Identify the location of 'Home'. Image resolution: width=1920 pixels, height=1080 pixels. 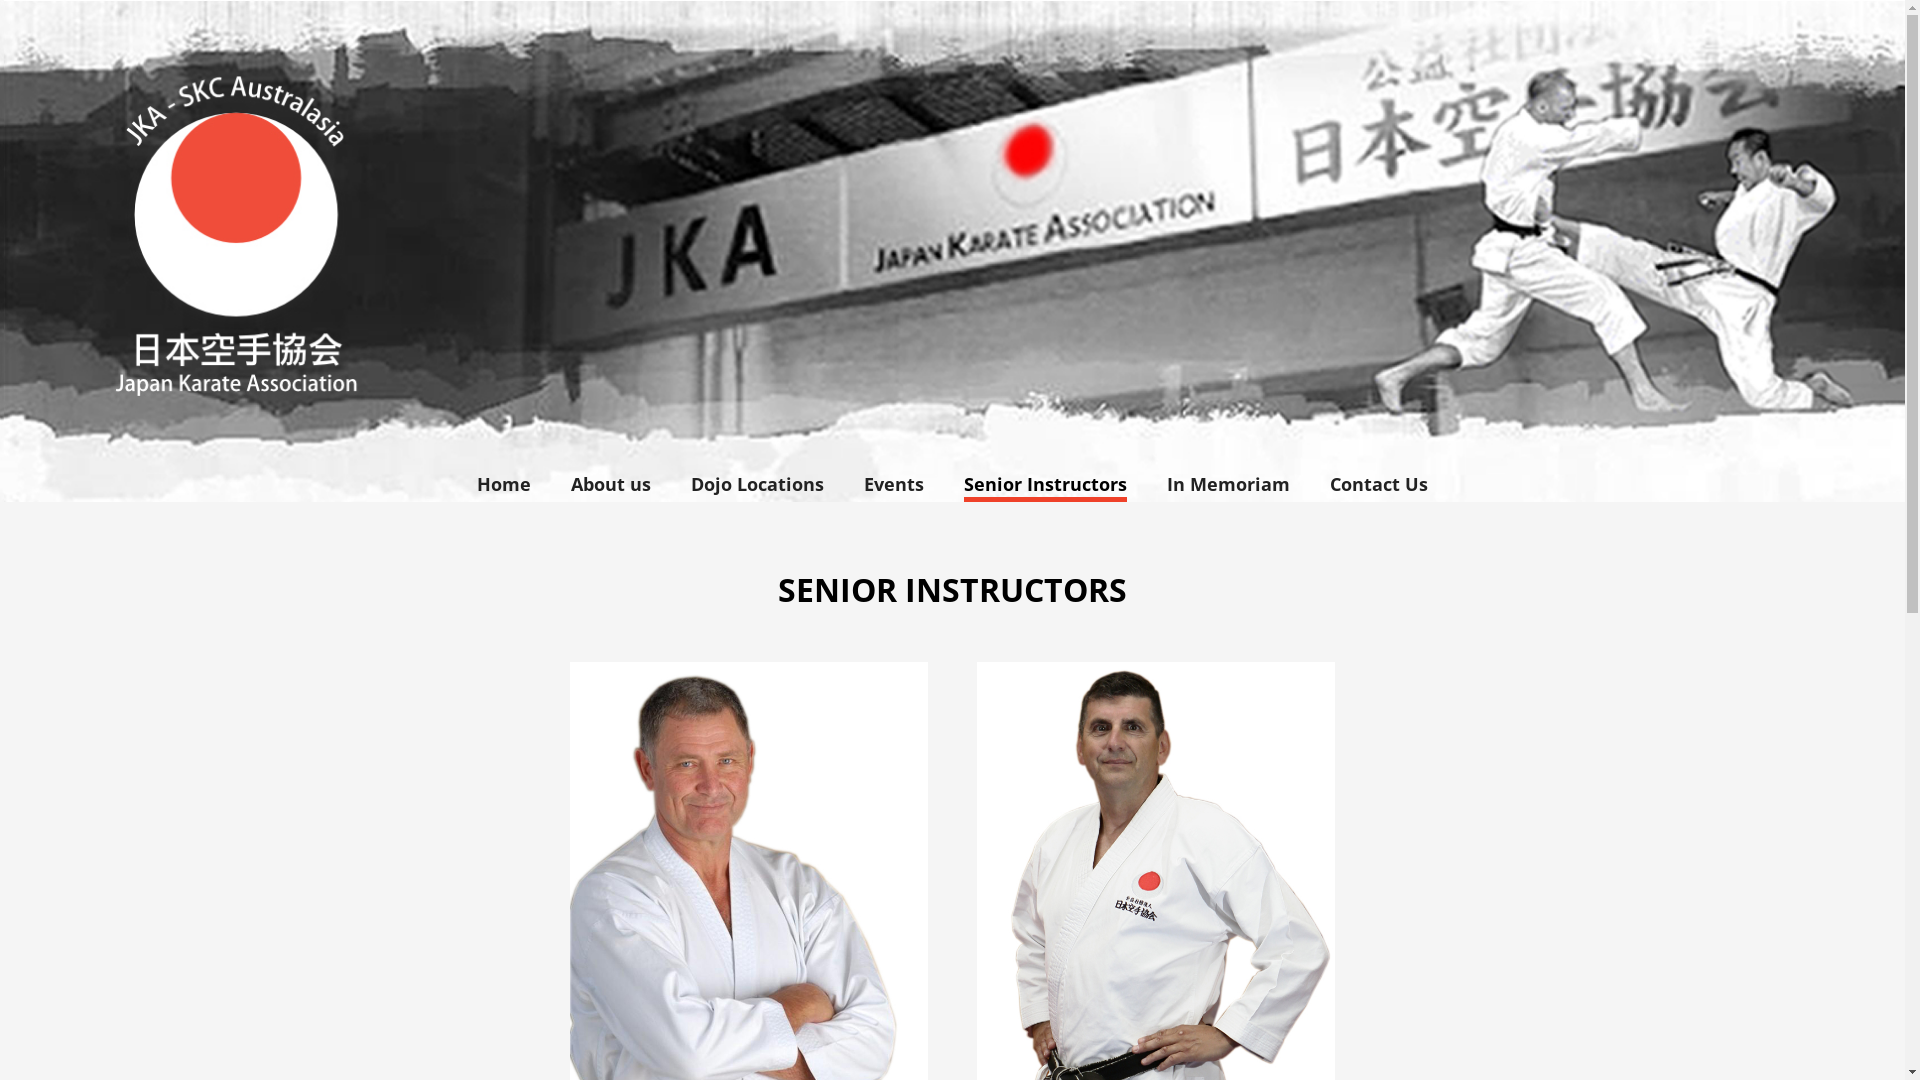
(504, 483).